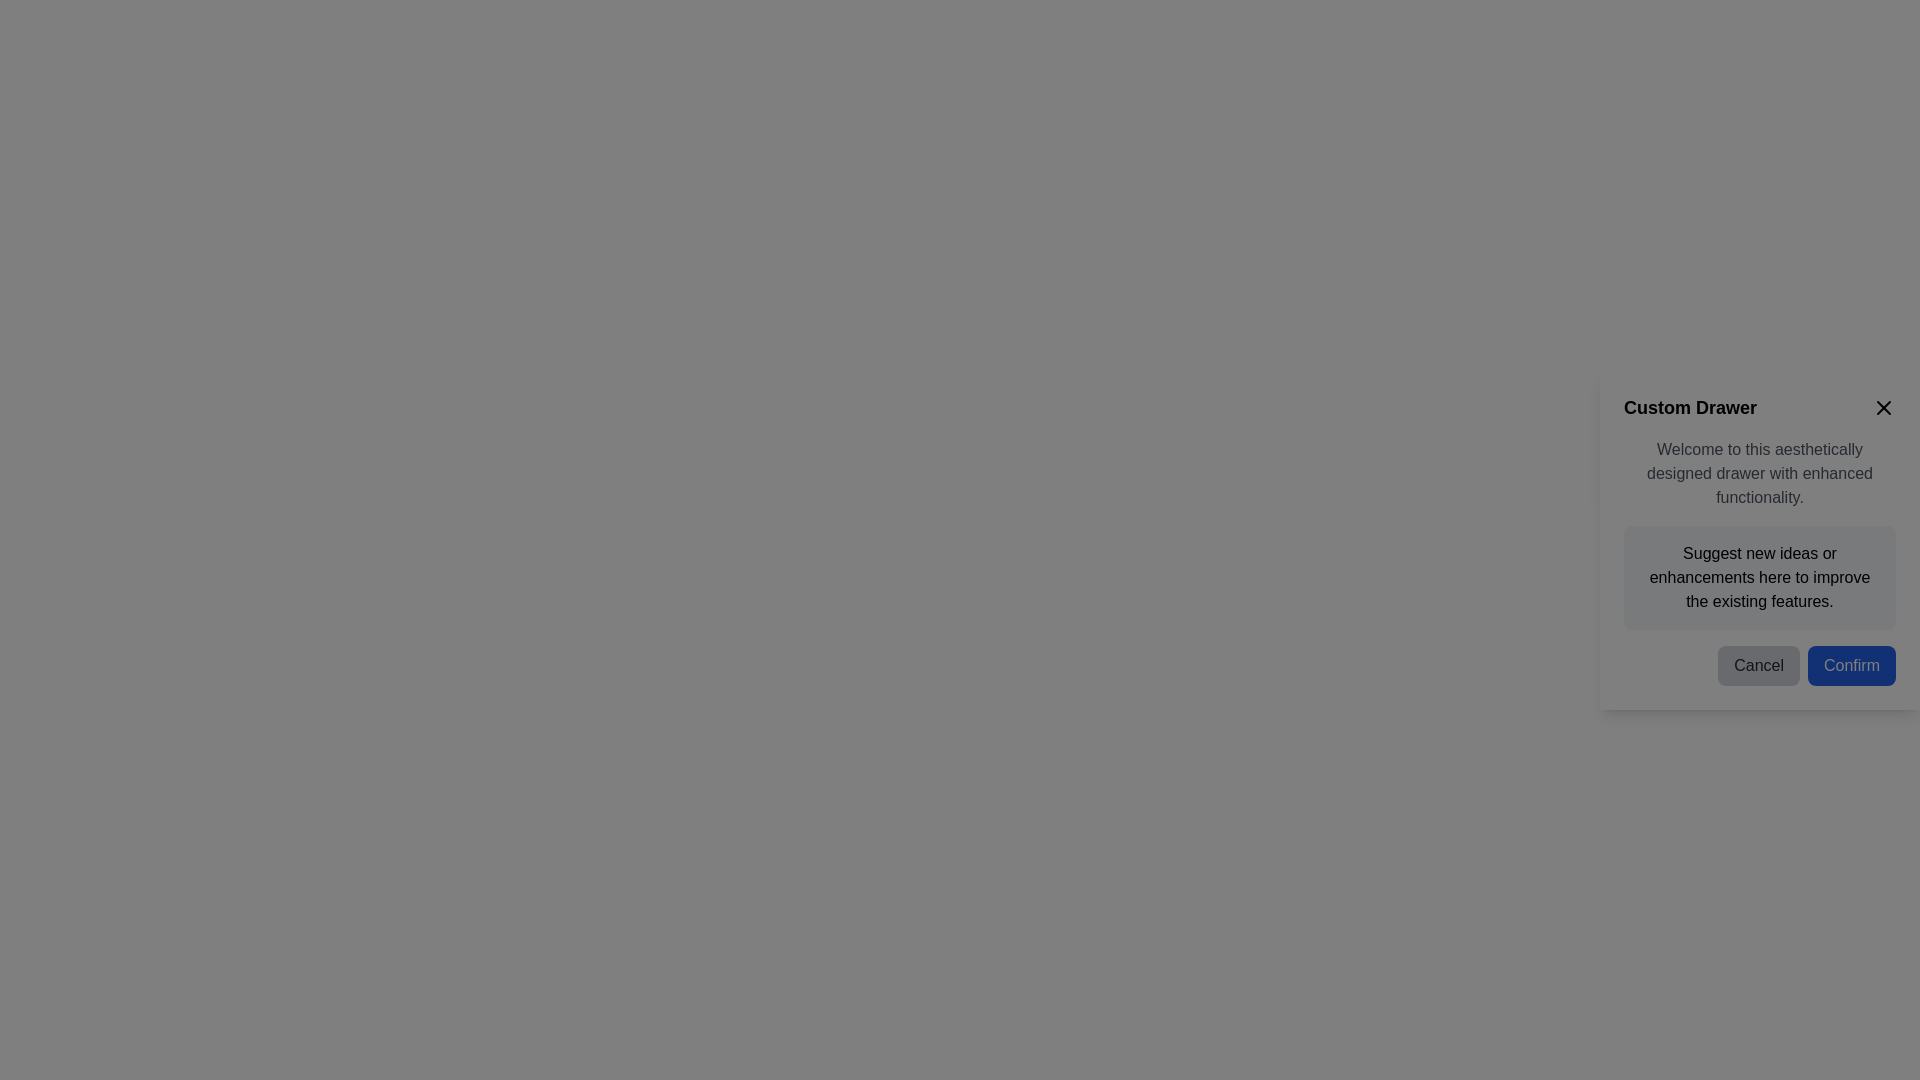  I want to click on the close icon located in the top-right corner of the 'Custom Drawer' modal, so click(1882, 407).